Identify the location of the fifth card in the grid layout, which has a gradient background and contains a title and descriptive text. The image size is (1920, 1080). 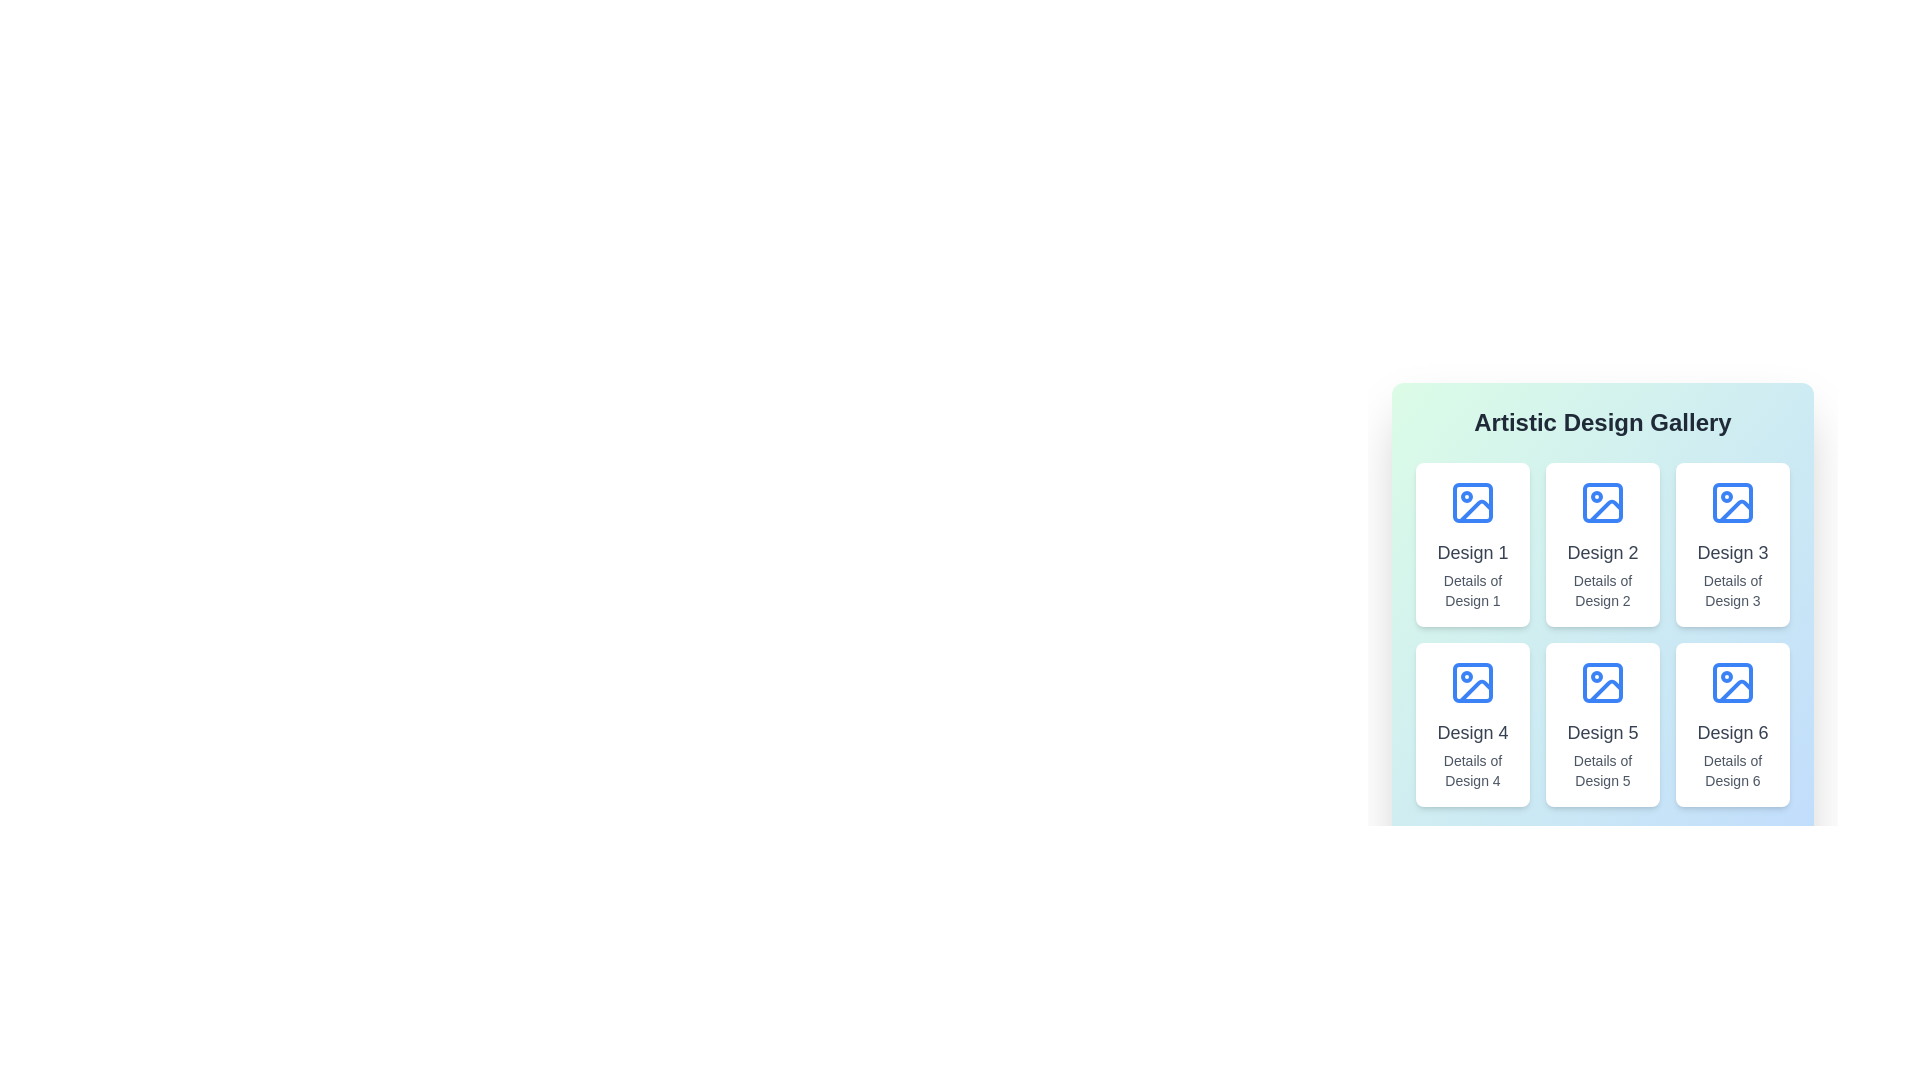
(1603, 639).